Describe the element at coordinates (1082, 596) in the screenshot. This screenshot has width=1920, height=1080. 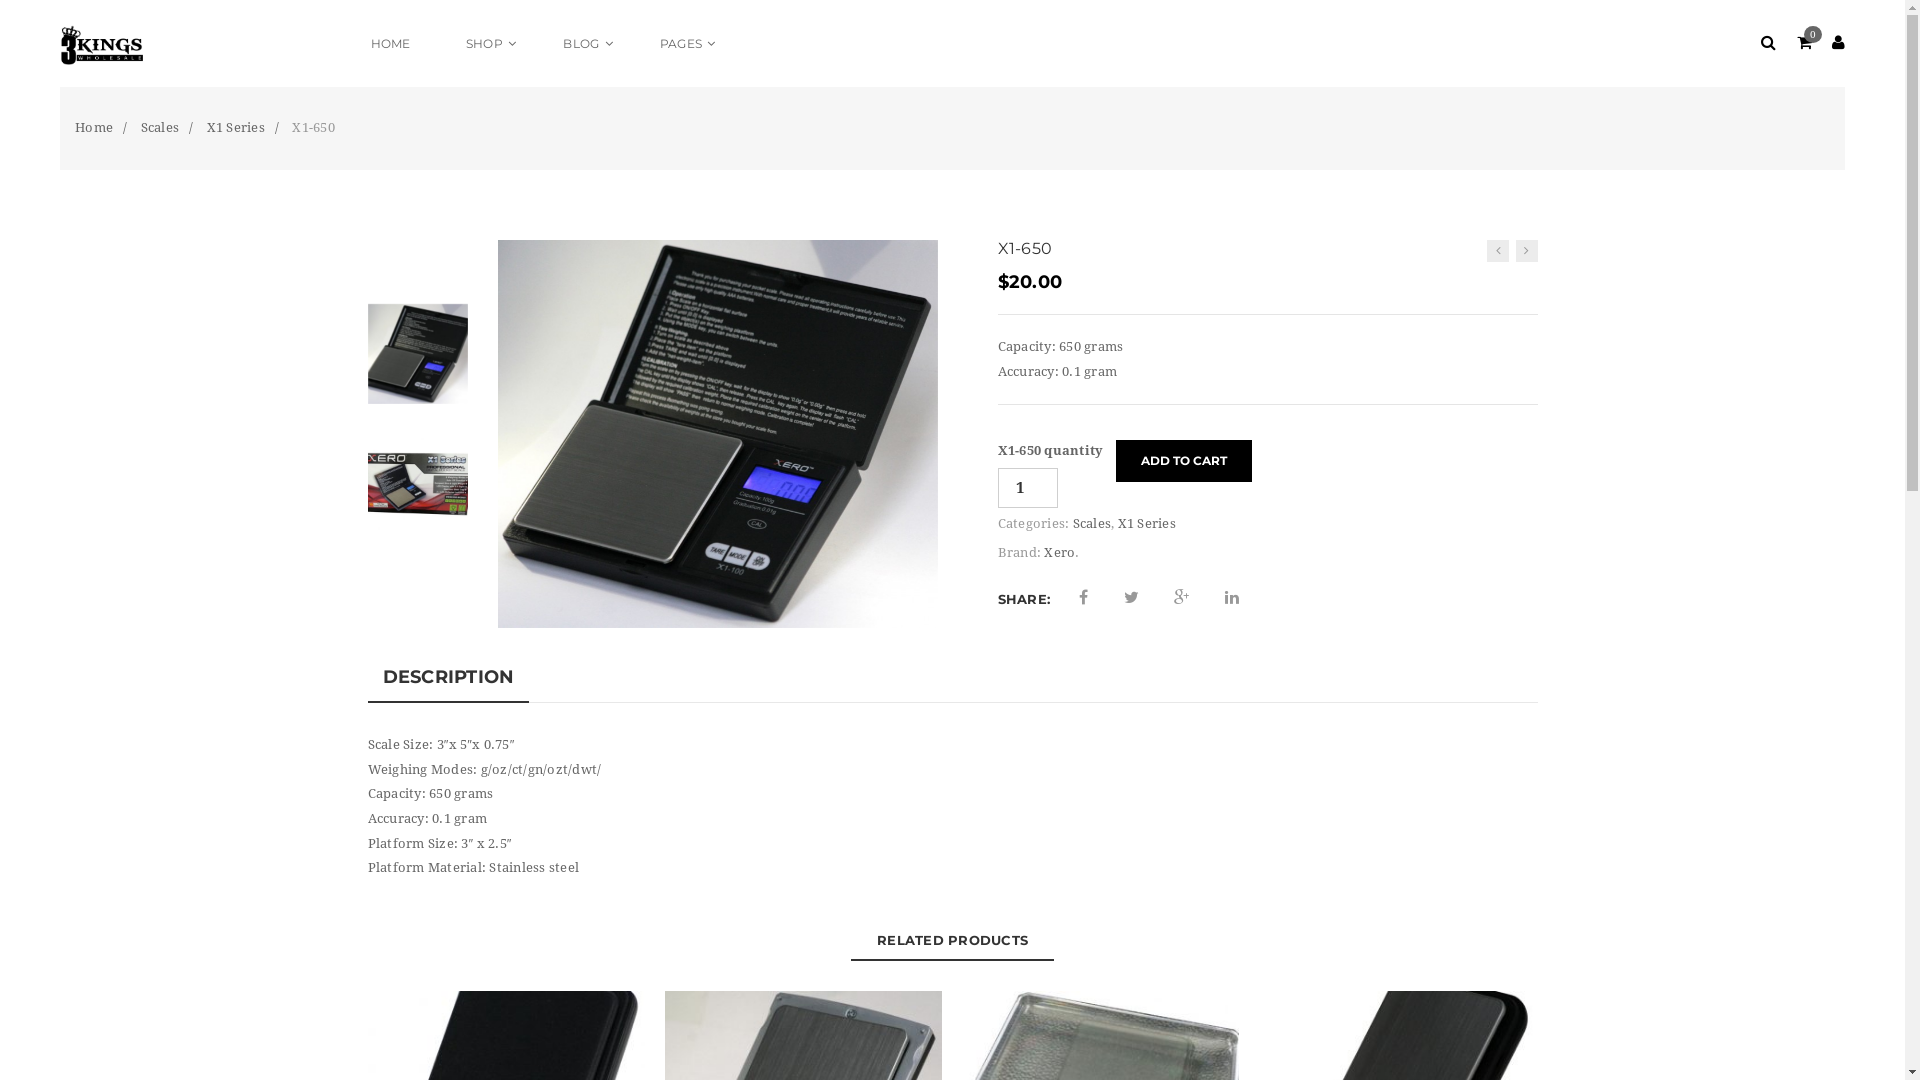
I see `'Share on Facebook'` at that location.